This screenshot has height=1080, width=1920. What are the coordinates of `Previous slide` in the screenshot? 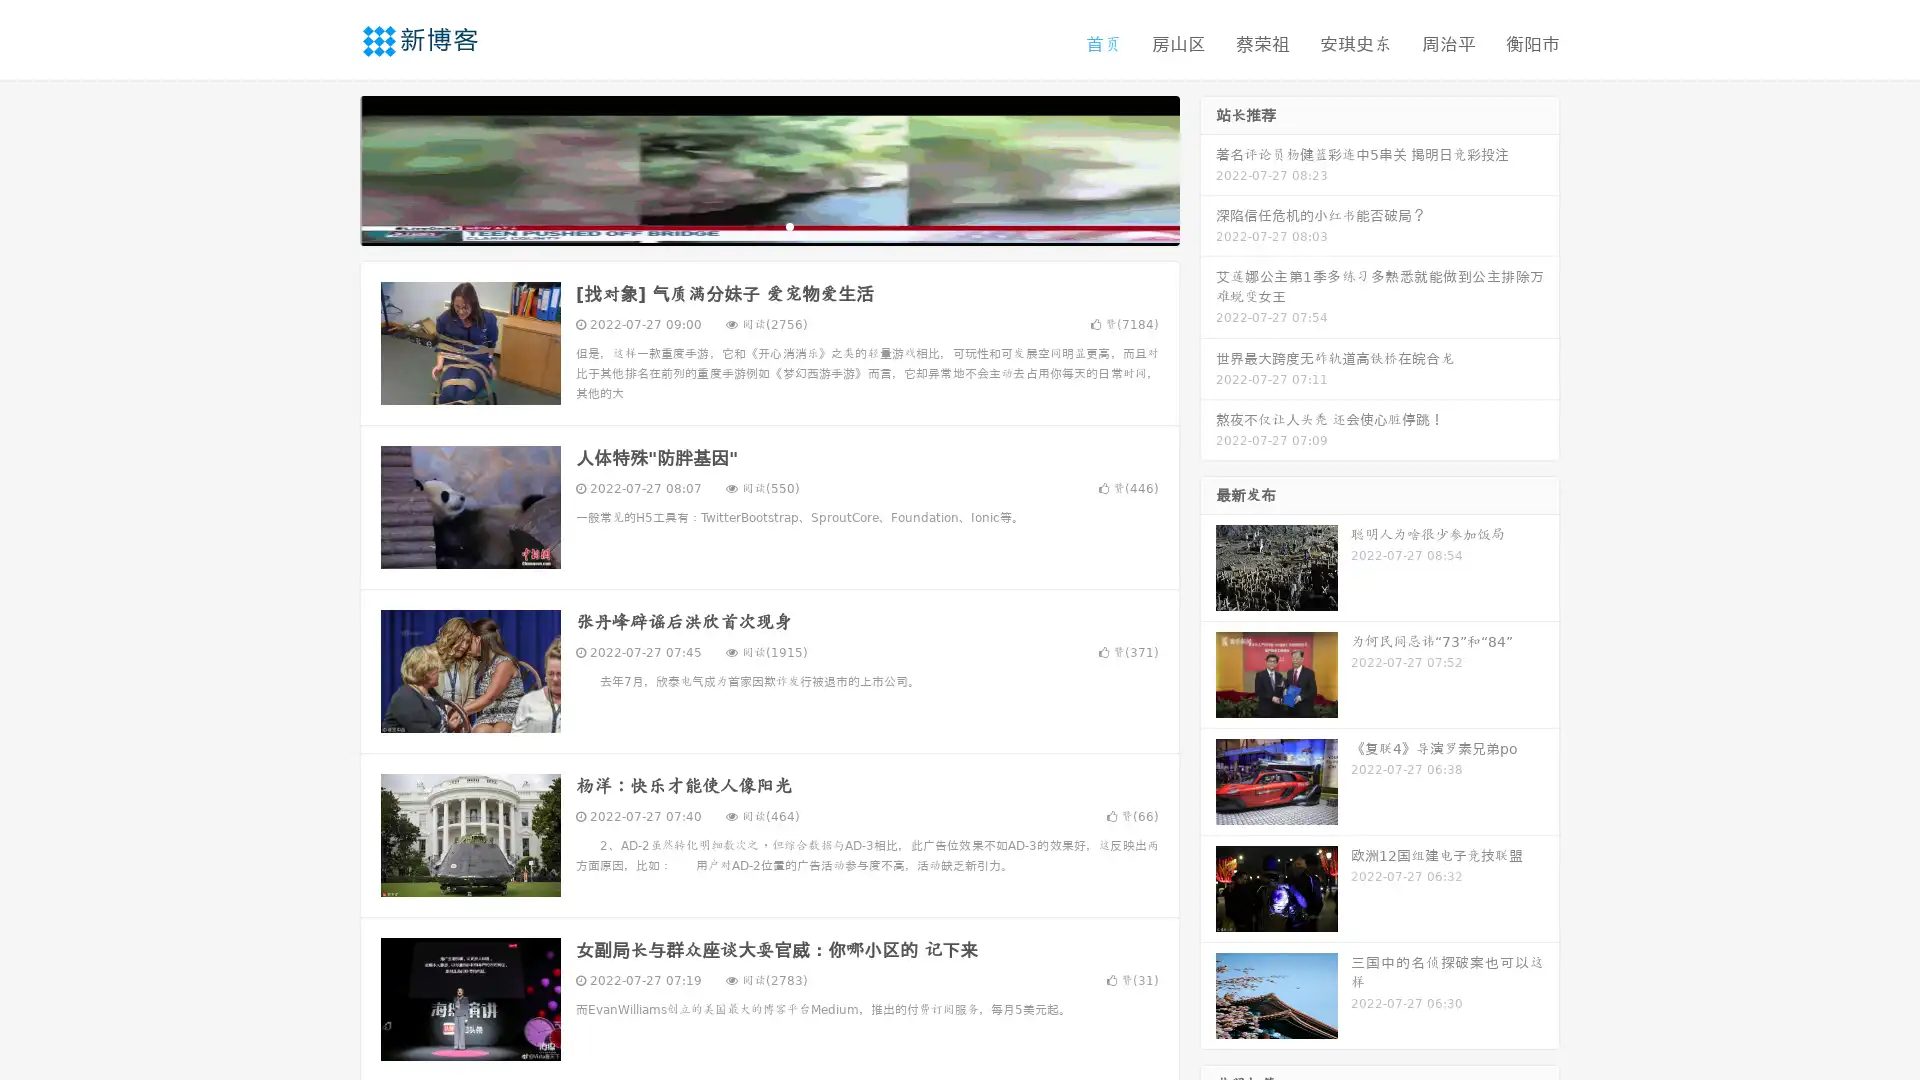 It's located at (330, 168).